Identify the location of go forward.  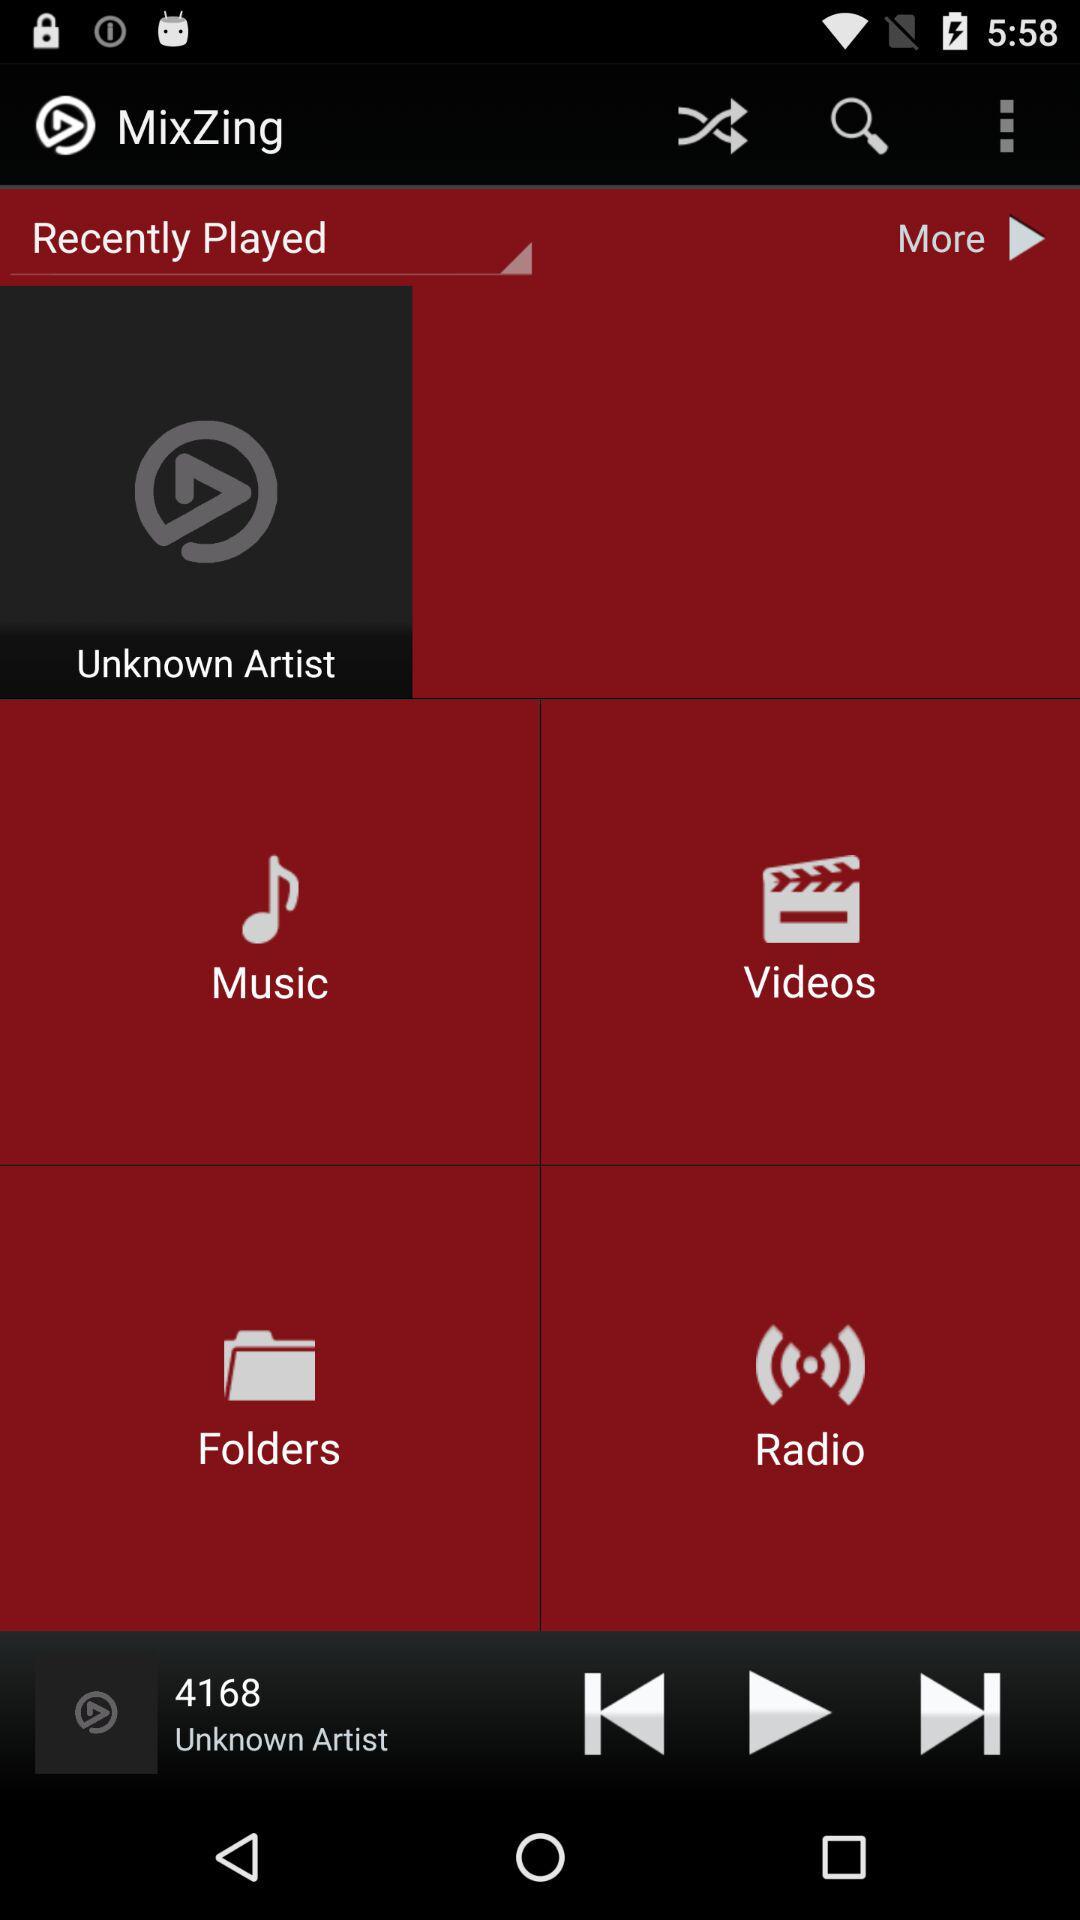
(959, 1711).